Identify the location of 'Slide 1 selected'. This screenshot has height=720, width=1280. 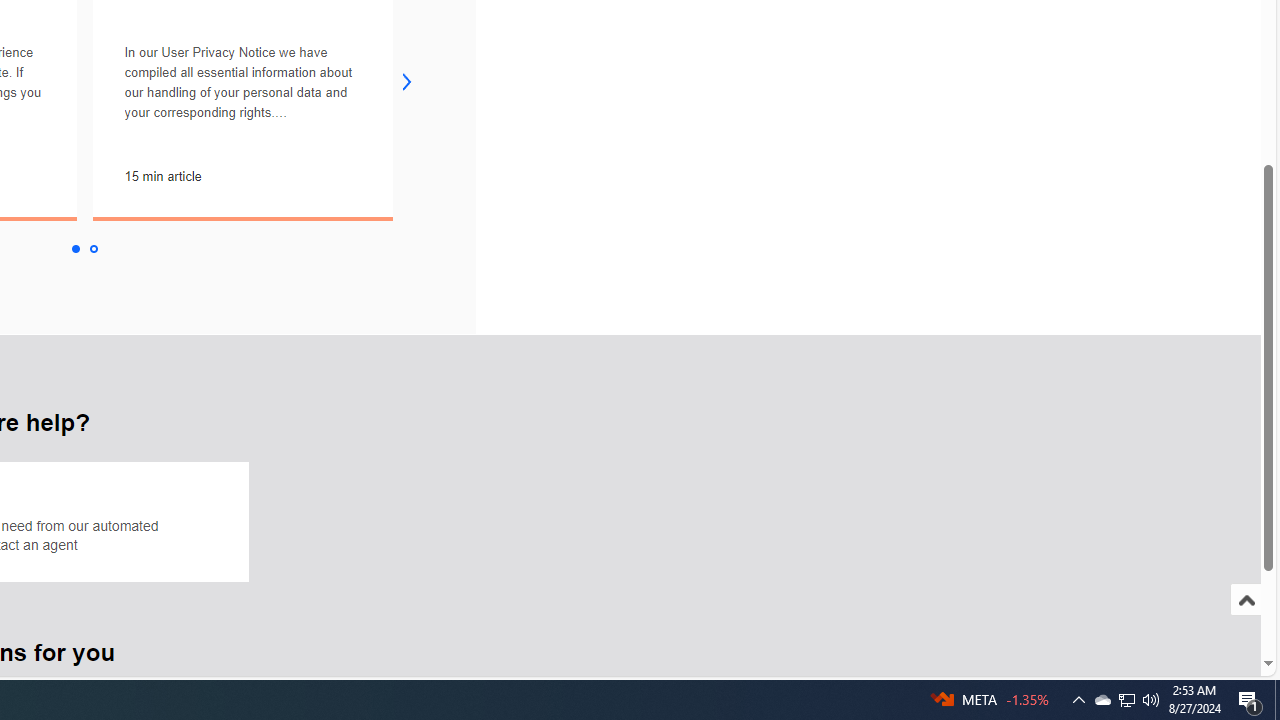
(74, 248).